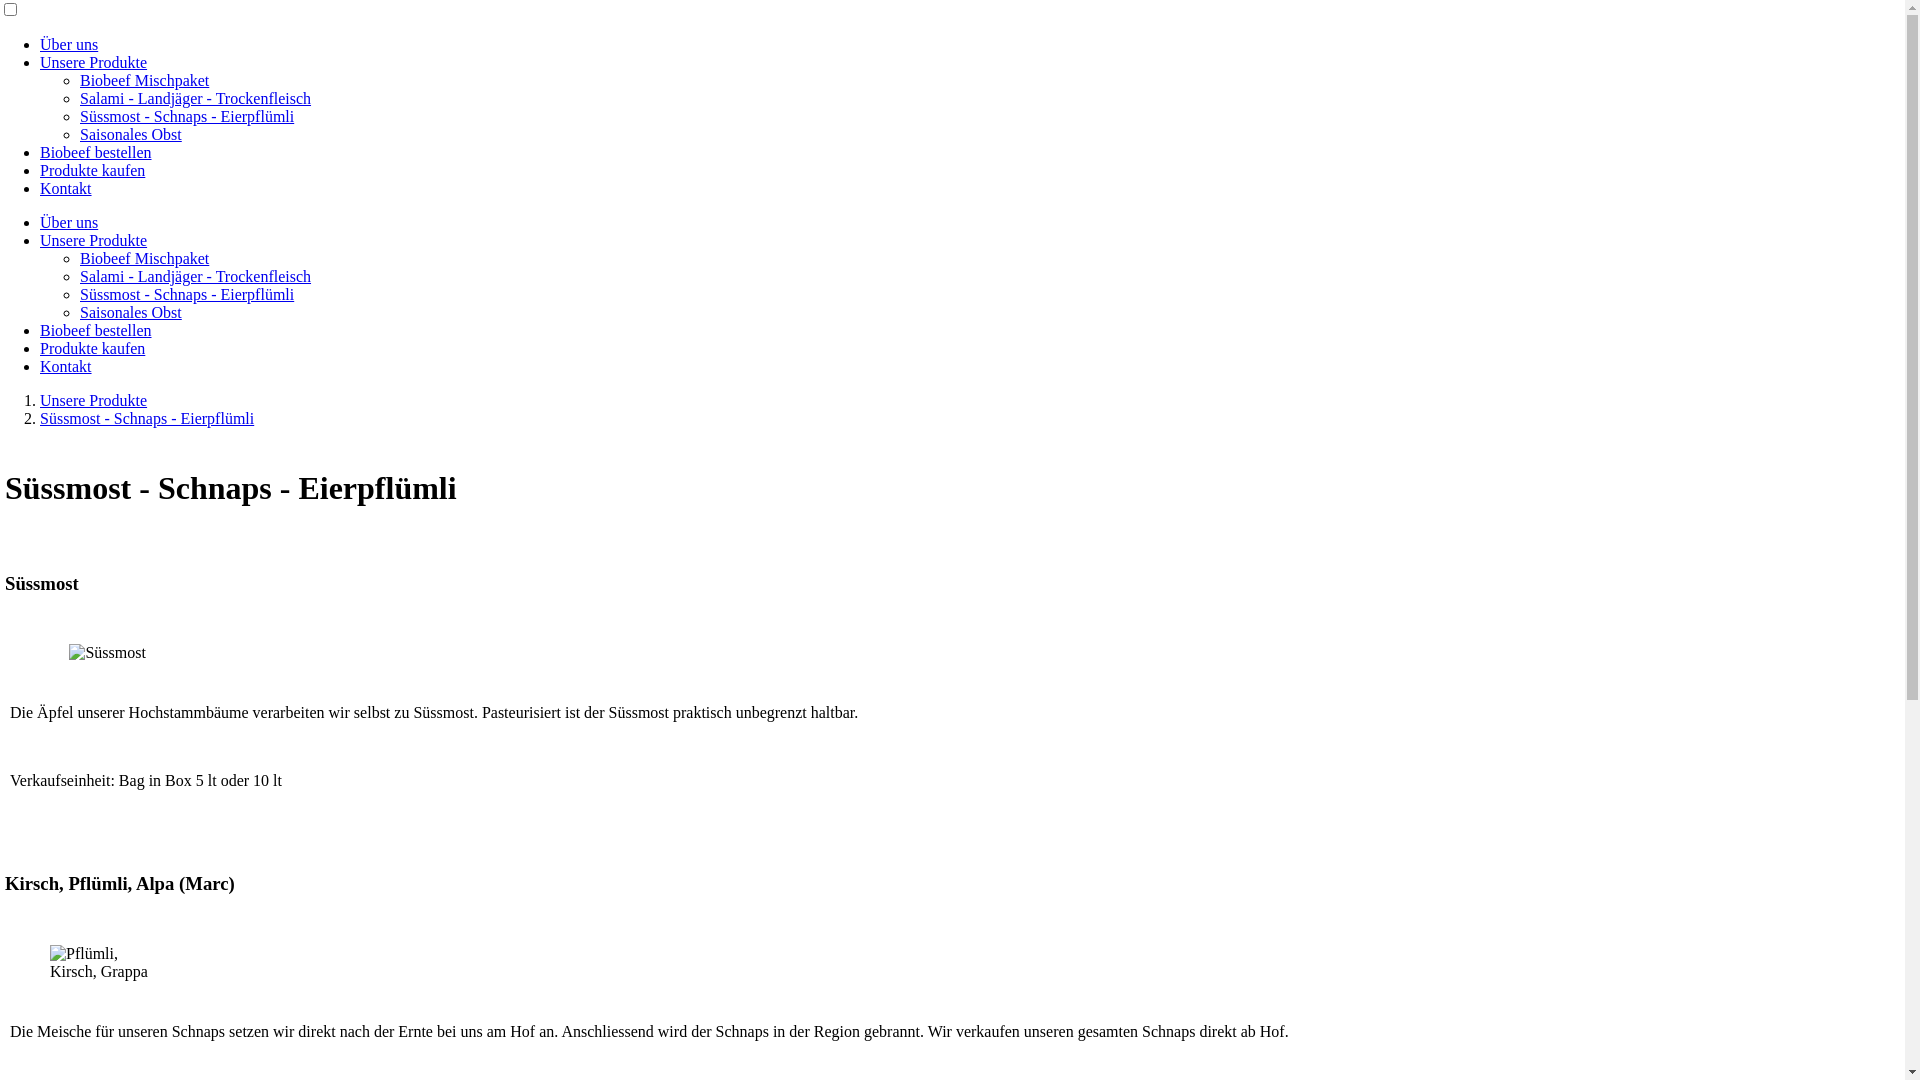 The width and height of the screenshot is (1920, 1080). I want to click on 'Unsere Produkte', so click(92, 61).